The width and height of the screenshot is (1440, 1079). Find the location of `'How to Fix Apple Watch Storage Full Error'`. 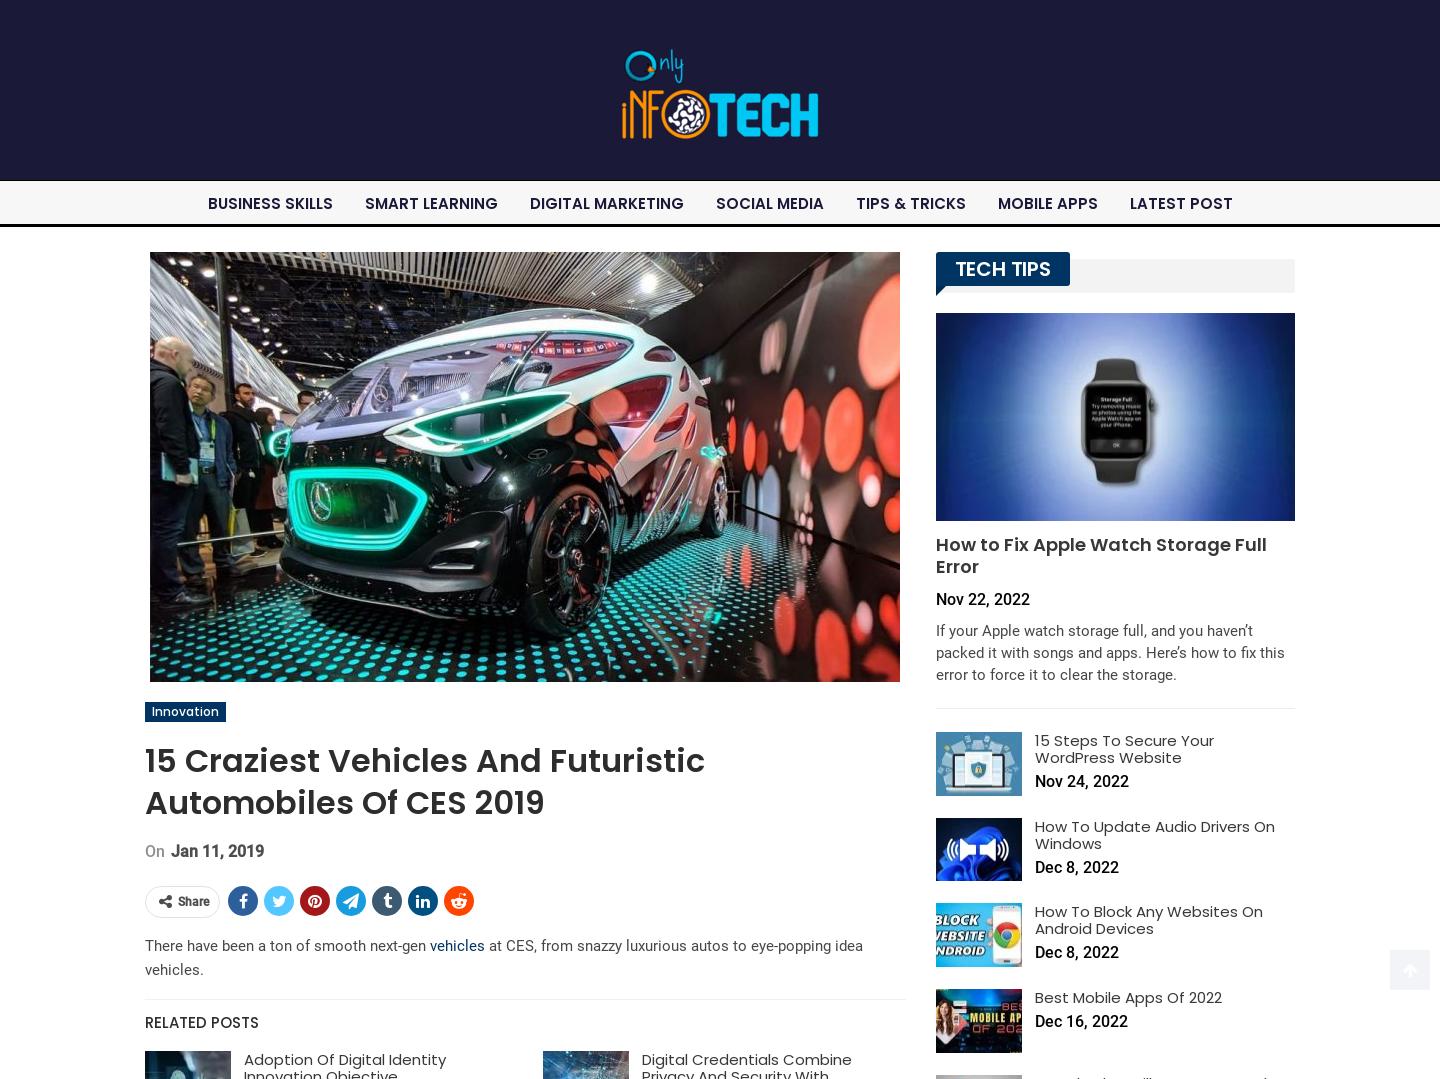

'How to Fix Apple Watch Storage Full Error' is located at coordinates (1099, 553).